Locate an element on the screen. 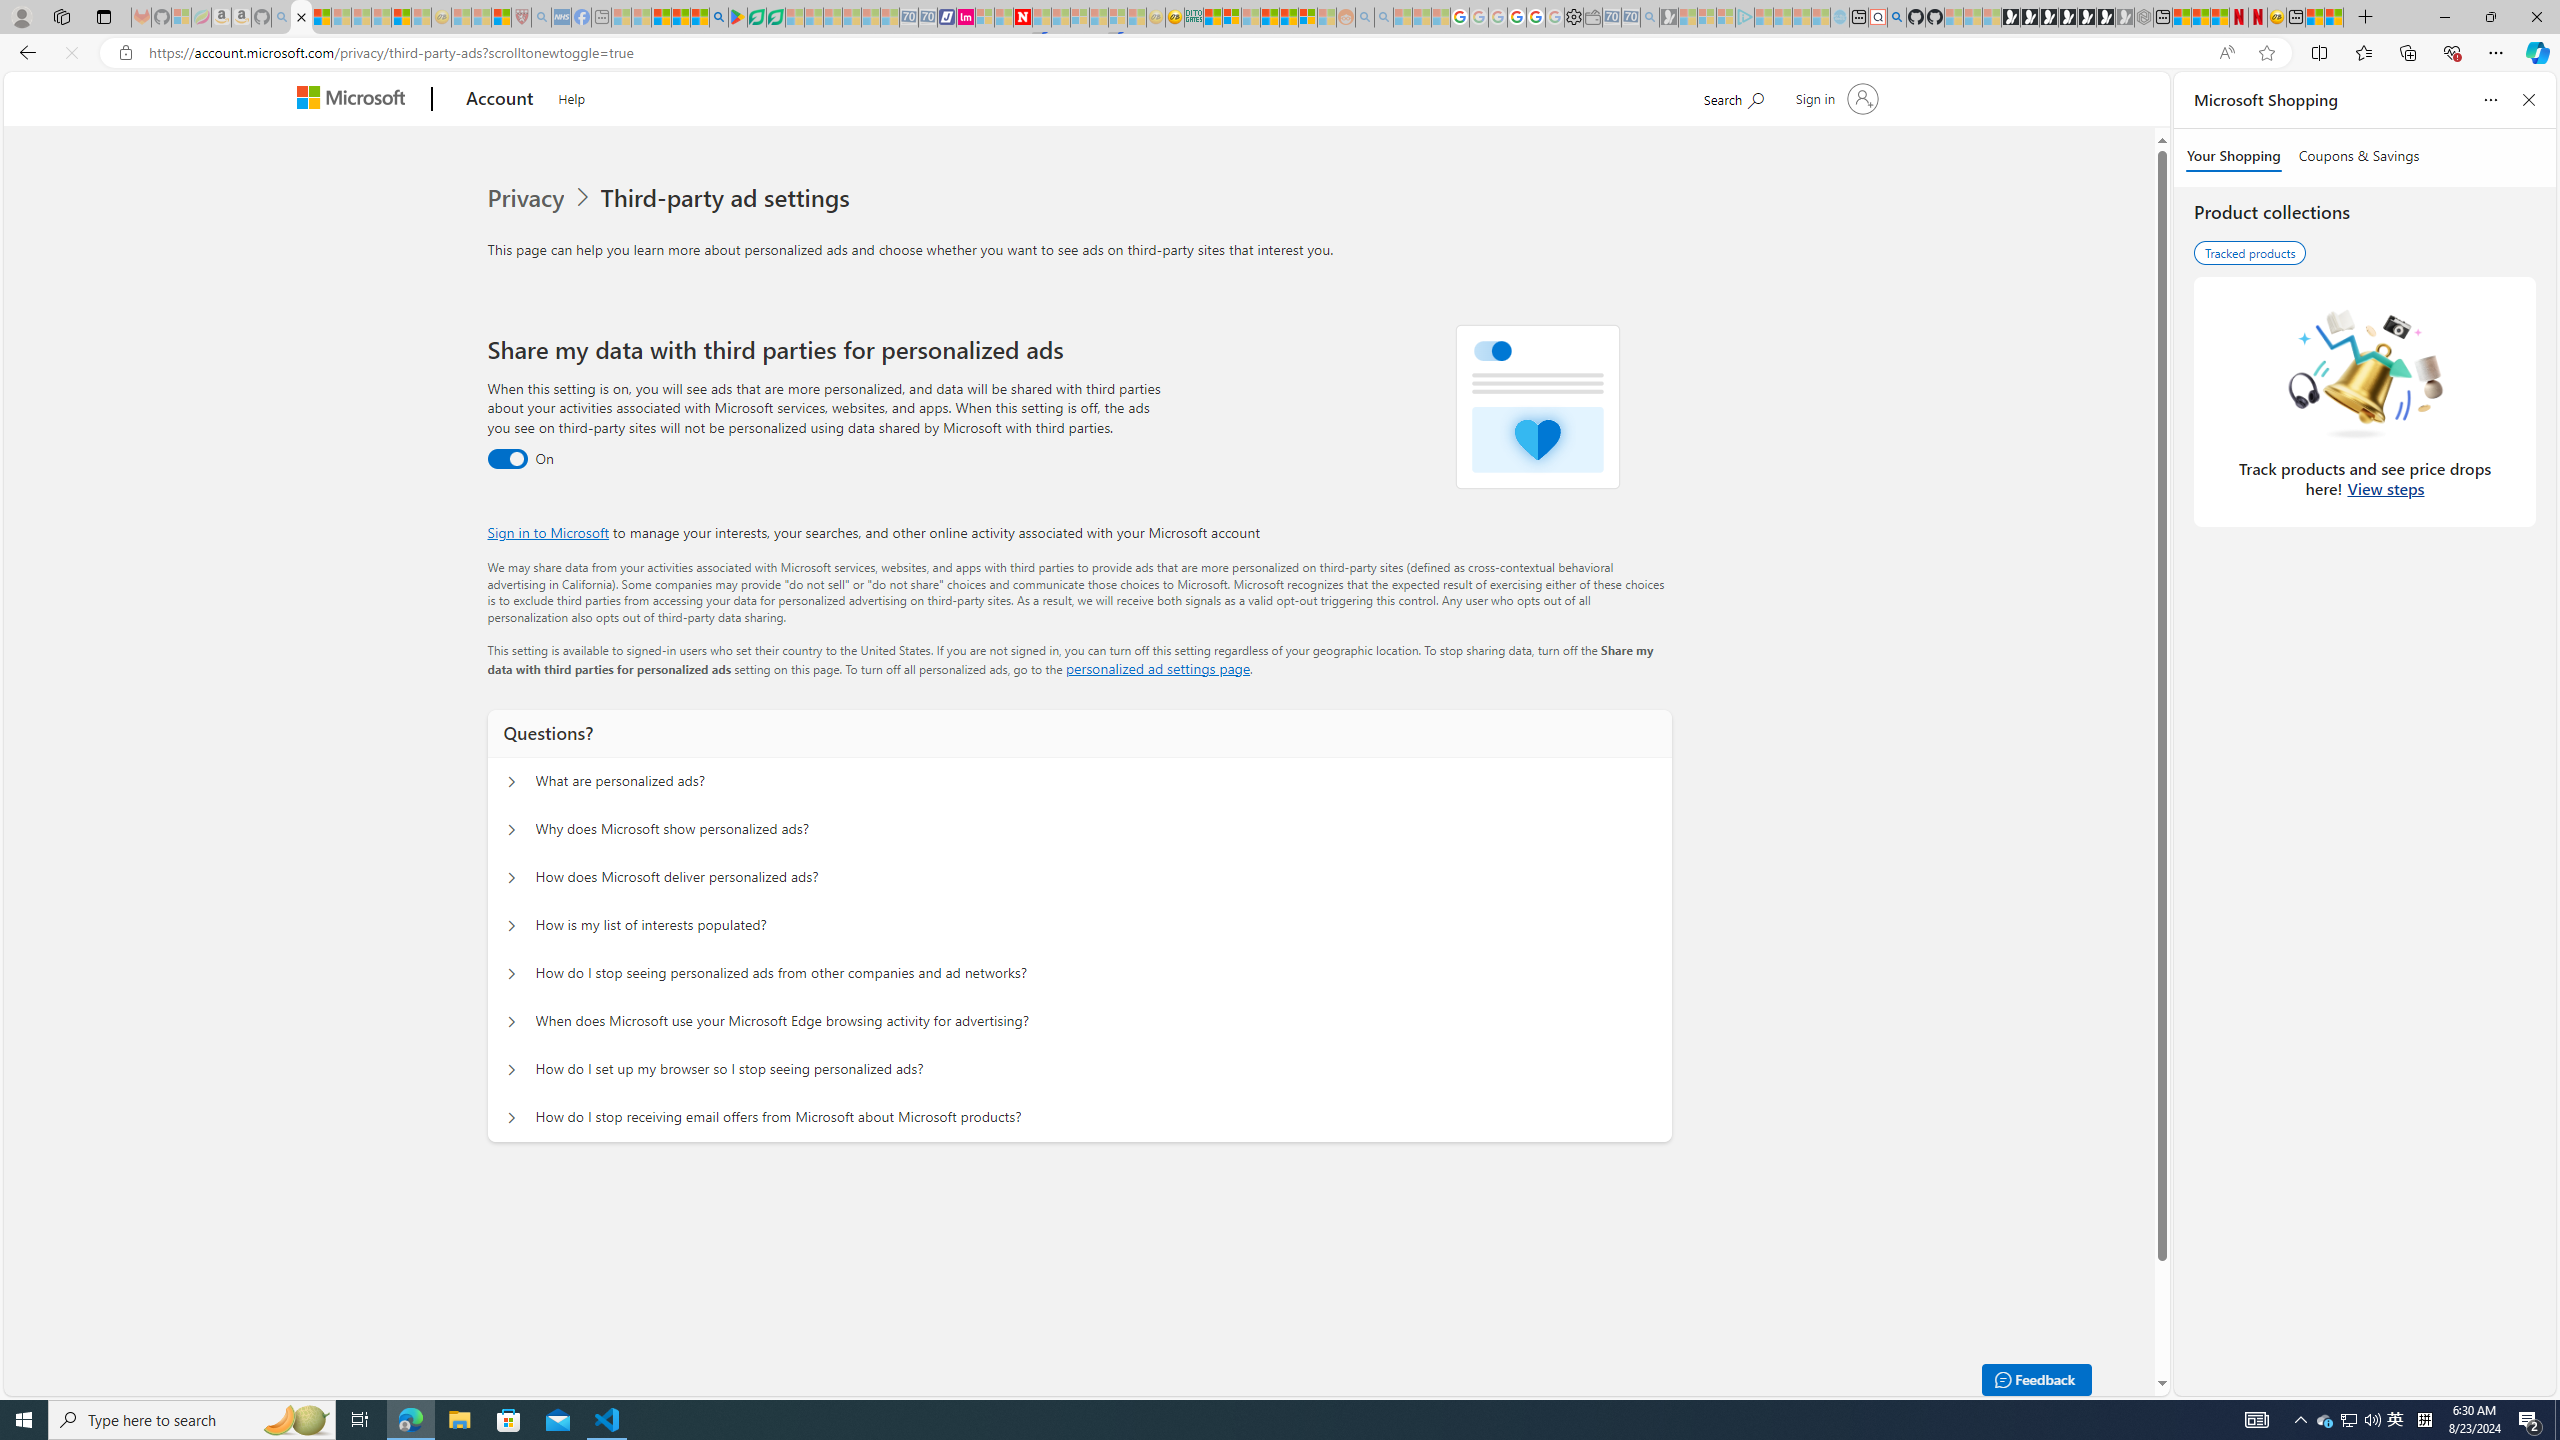 The width and height of the screenshot is (2560, 1440). 'Questions? How is my list of interests populated?' is located at coordinates (509, 924).